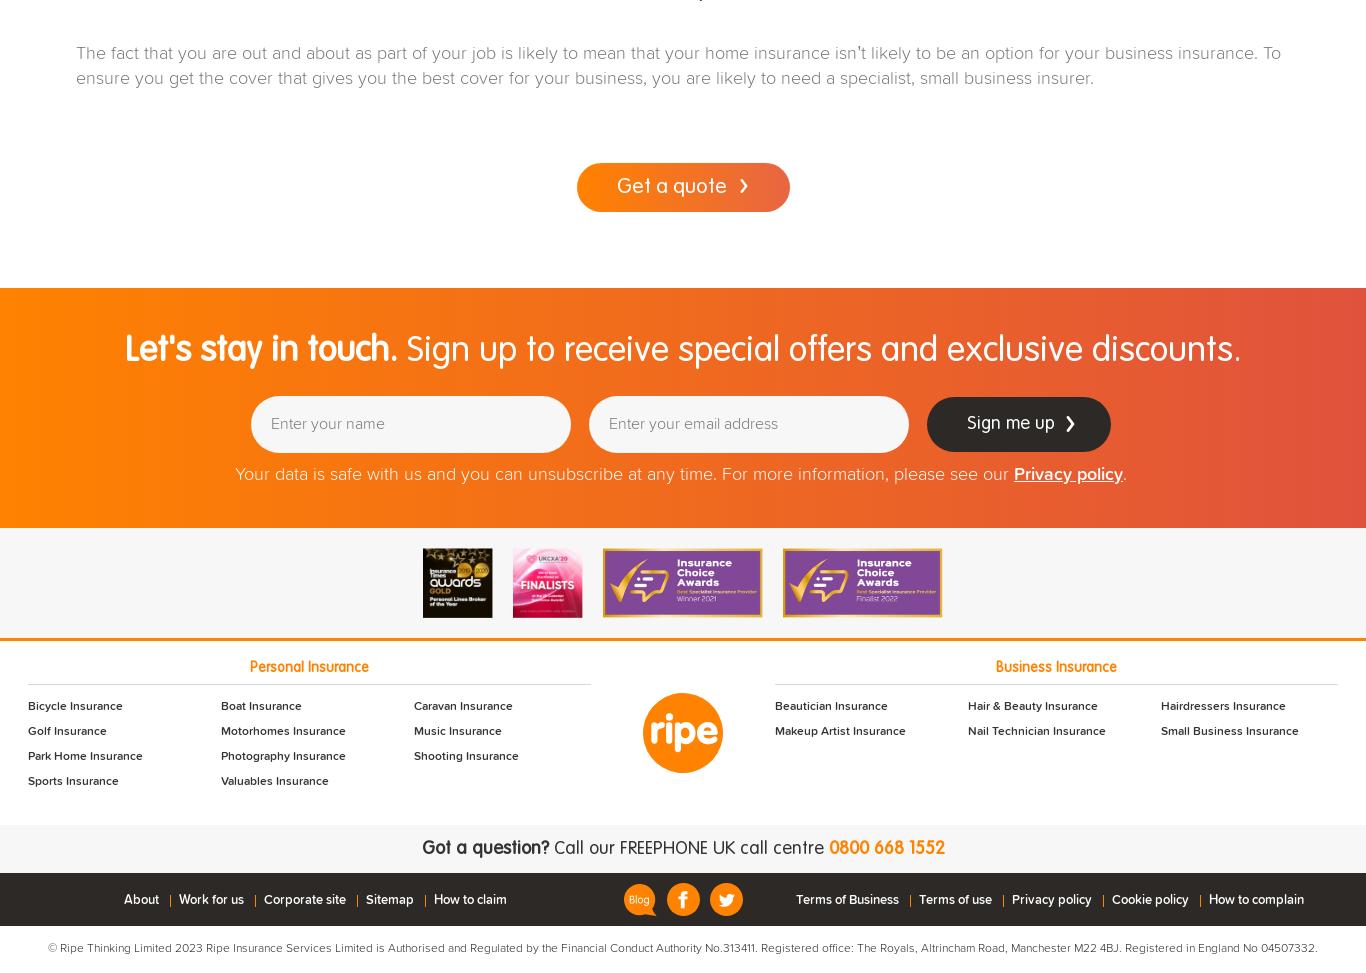 This screenshot has width=1366, height=973. I want to click on 'Personal Insurance', so click(308, 666).